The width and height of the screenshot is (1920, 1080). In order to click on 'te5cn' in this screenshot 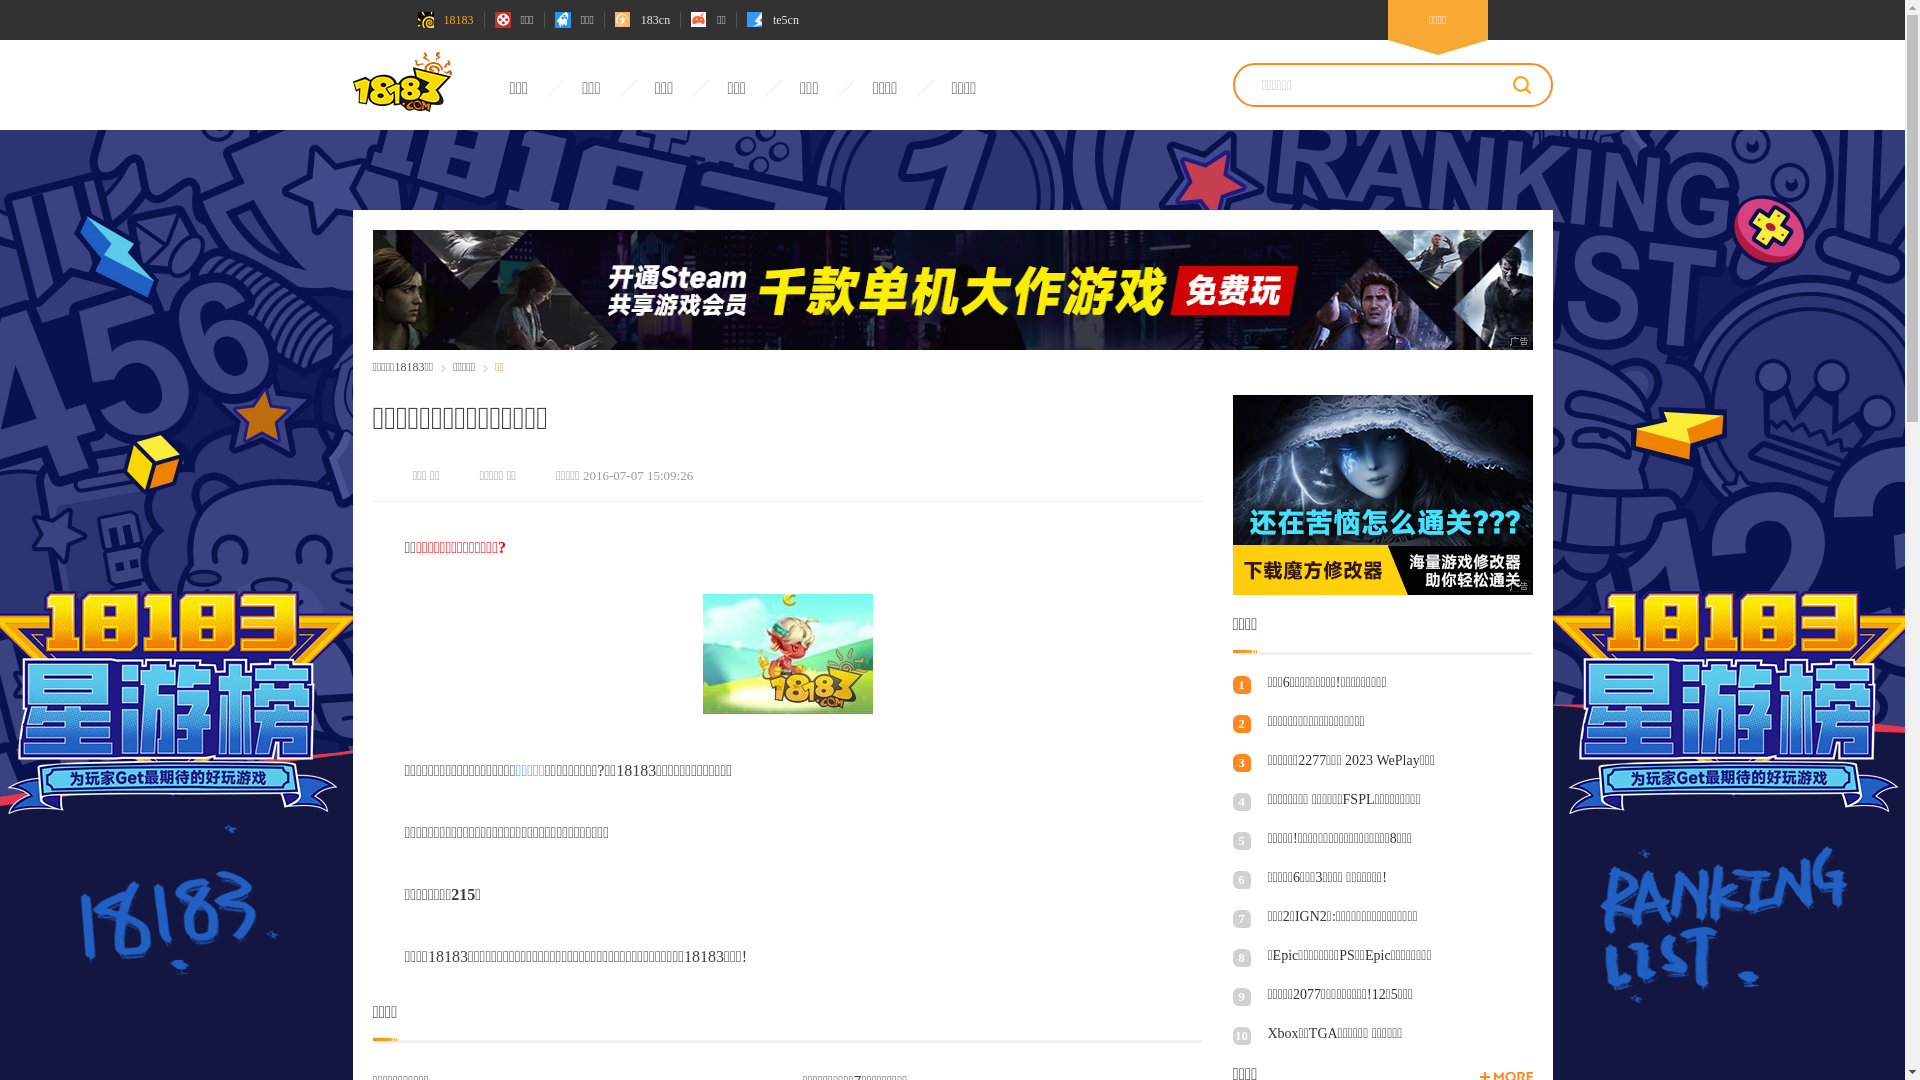, I will do `click(771, 19)`.